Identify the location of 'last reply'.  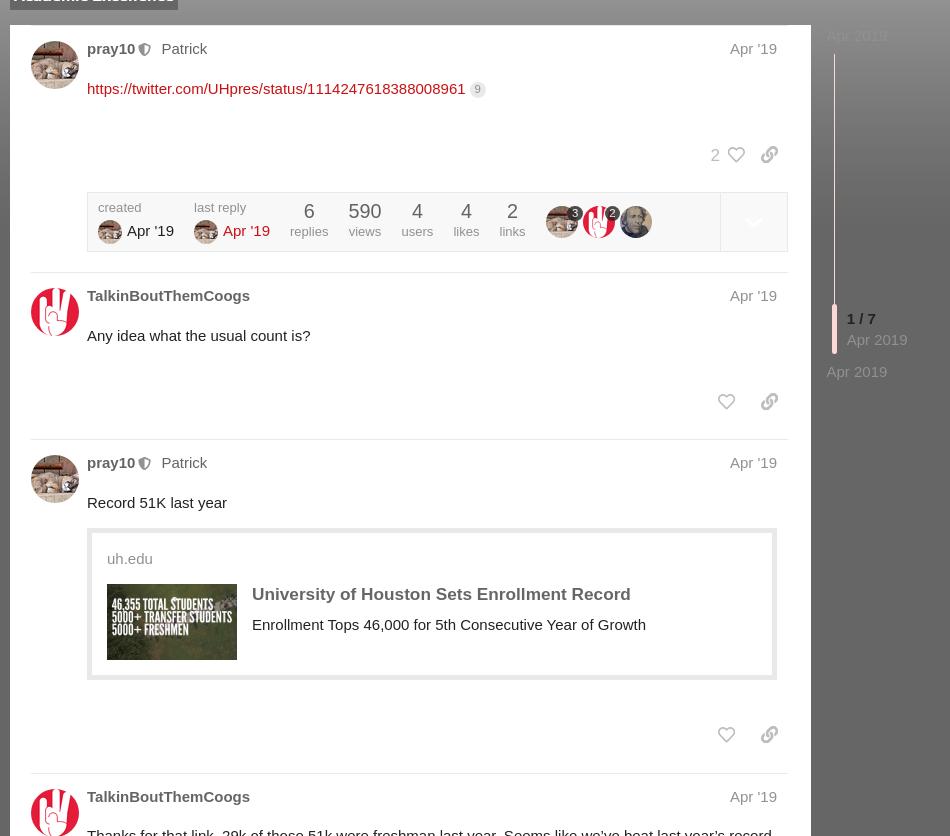
(220, 206).